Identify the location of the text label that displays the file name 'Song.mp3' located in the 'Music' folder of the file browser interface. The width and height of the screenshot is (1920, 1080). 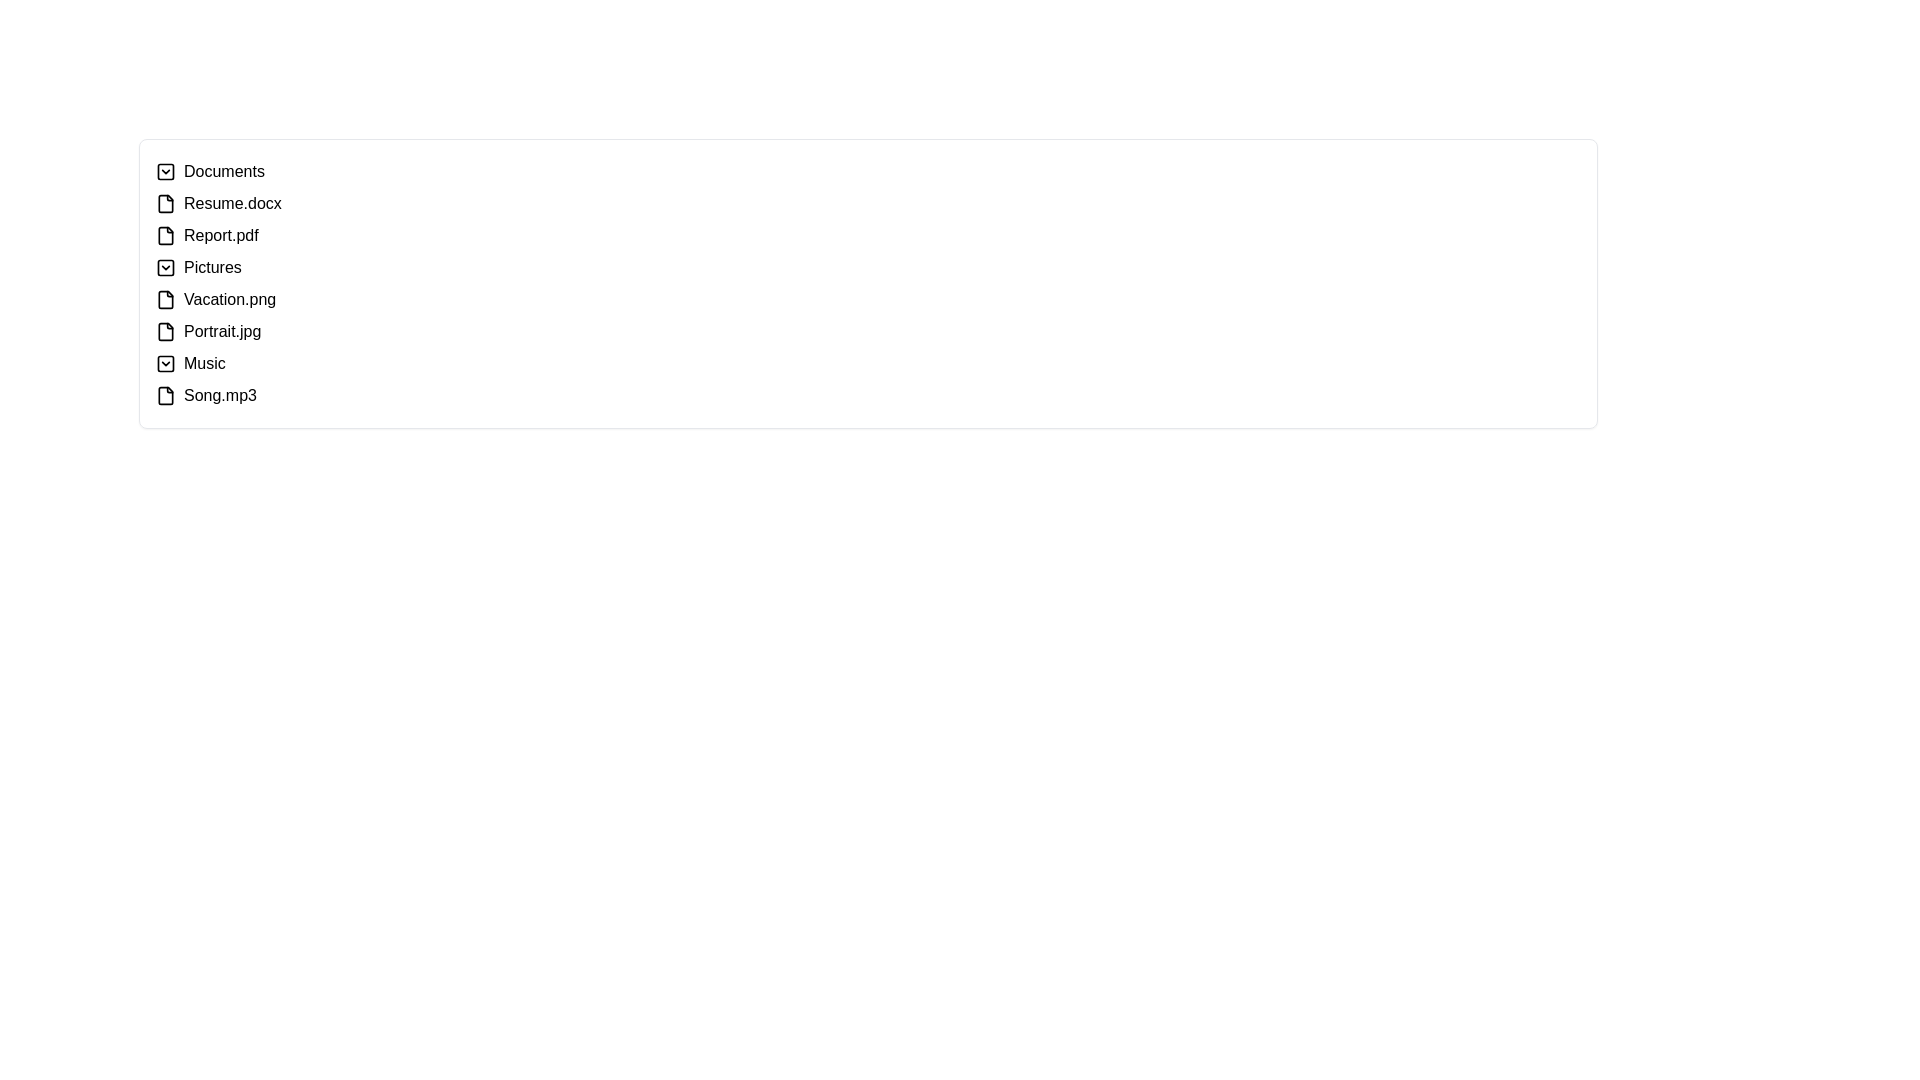
(220, 396).